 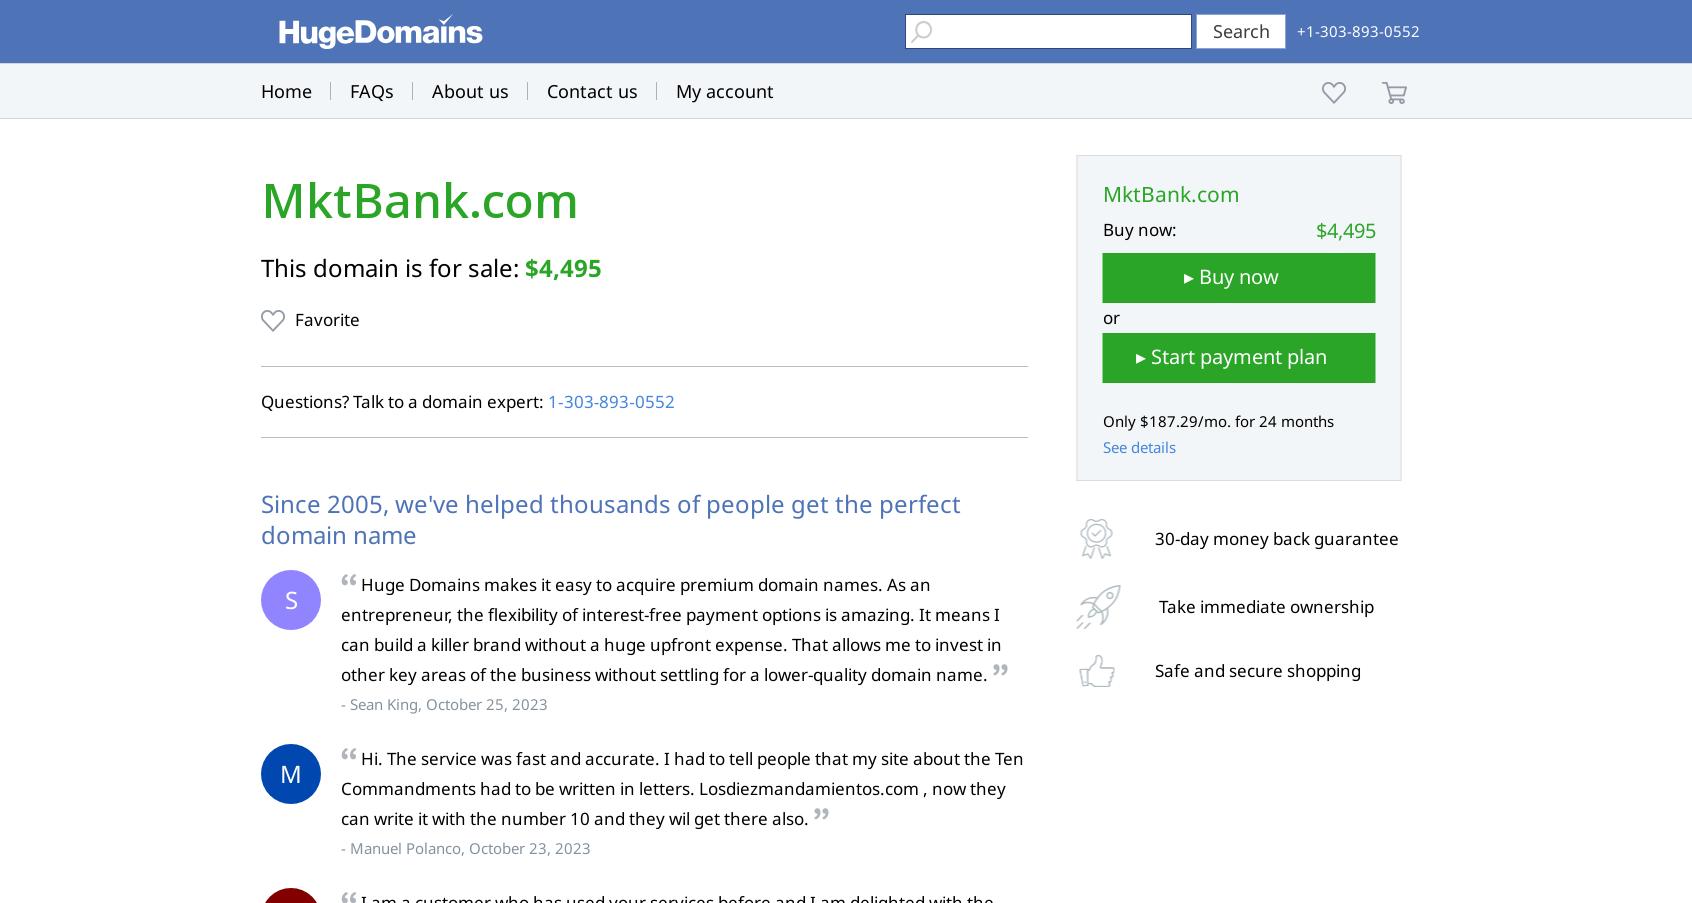 What do you see at coordinates (393, 266) in the screenshot?
I see `'This domain is for sale:'` at bounding box center [393, 266].